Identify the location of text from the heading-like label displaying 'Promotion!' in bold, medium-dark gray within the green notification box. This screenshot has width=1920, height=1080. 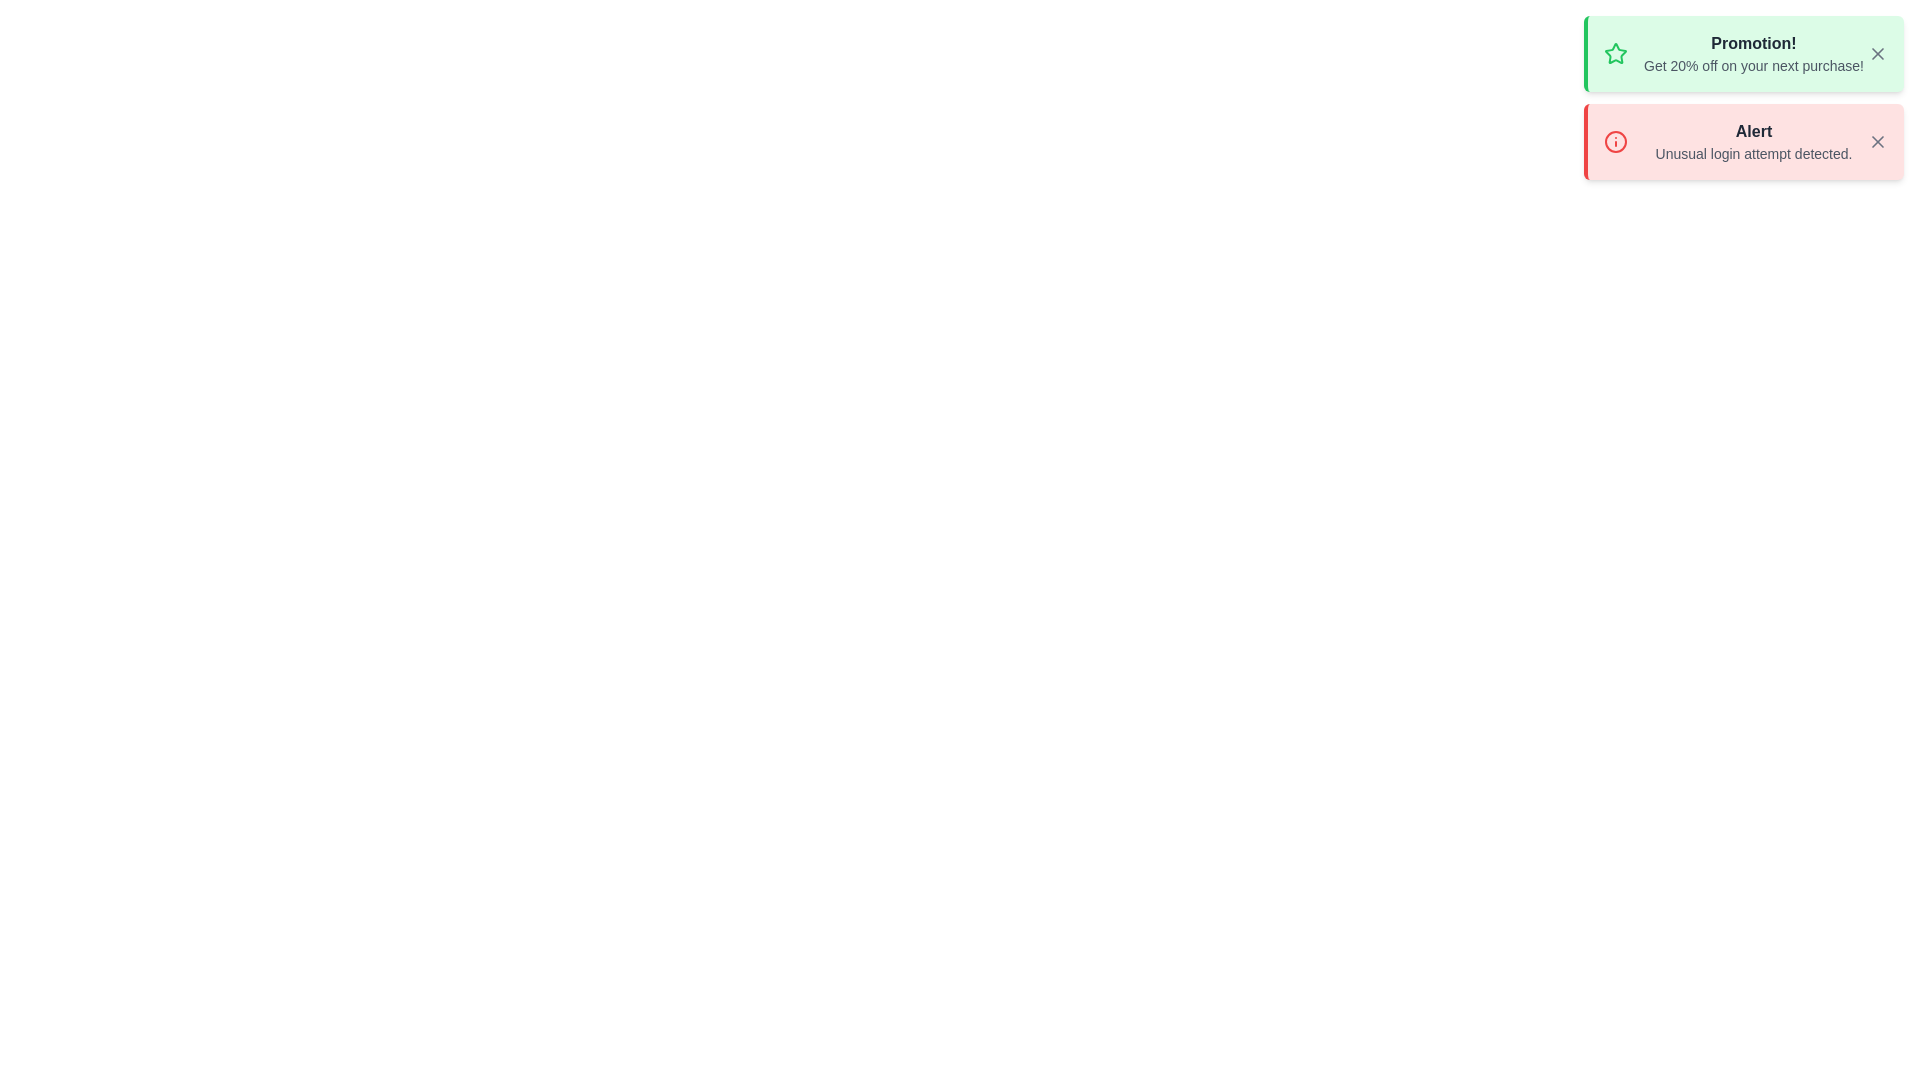
(1752, 43).